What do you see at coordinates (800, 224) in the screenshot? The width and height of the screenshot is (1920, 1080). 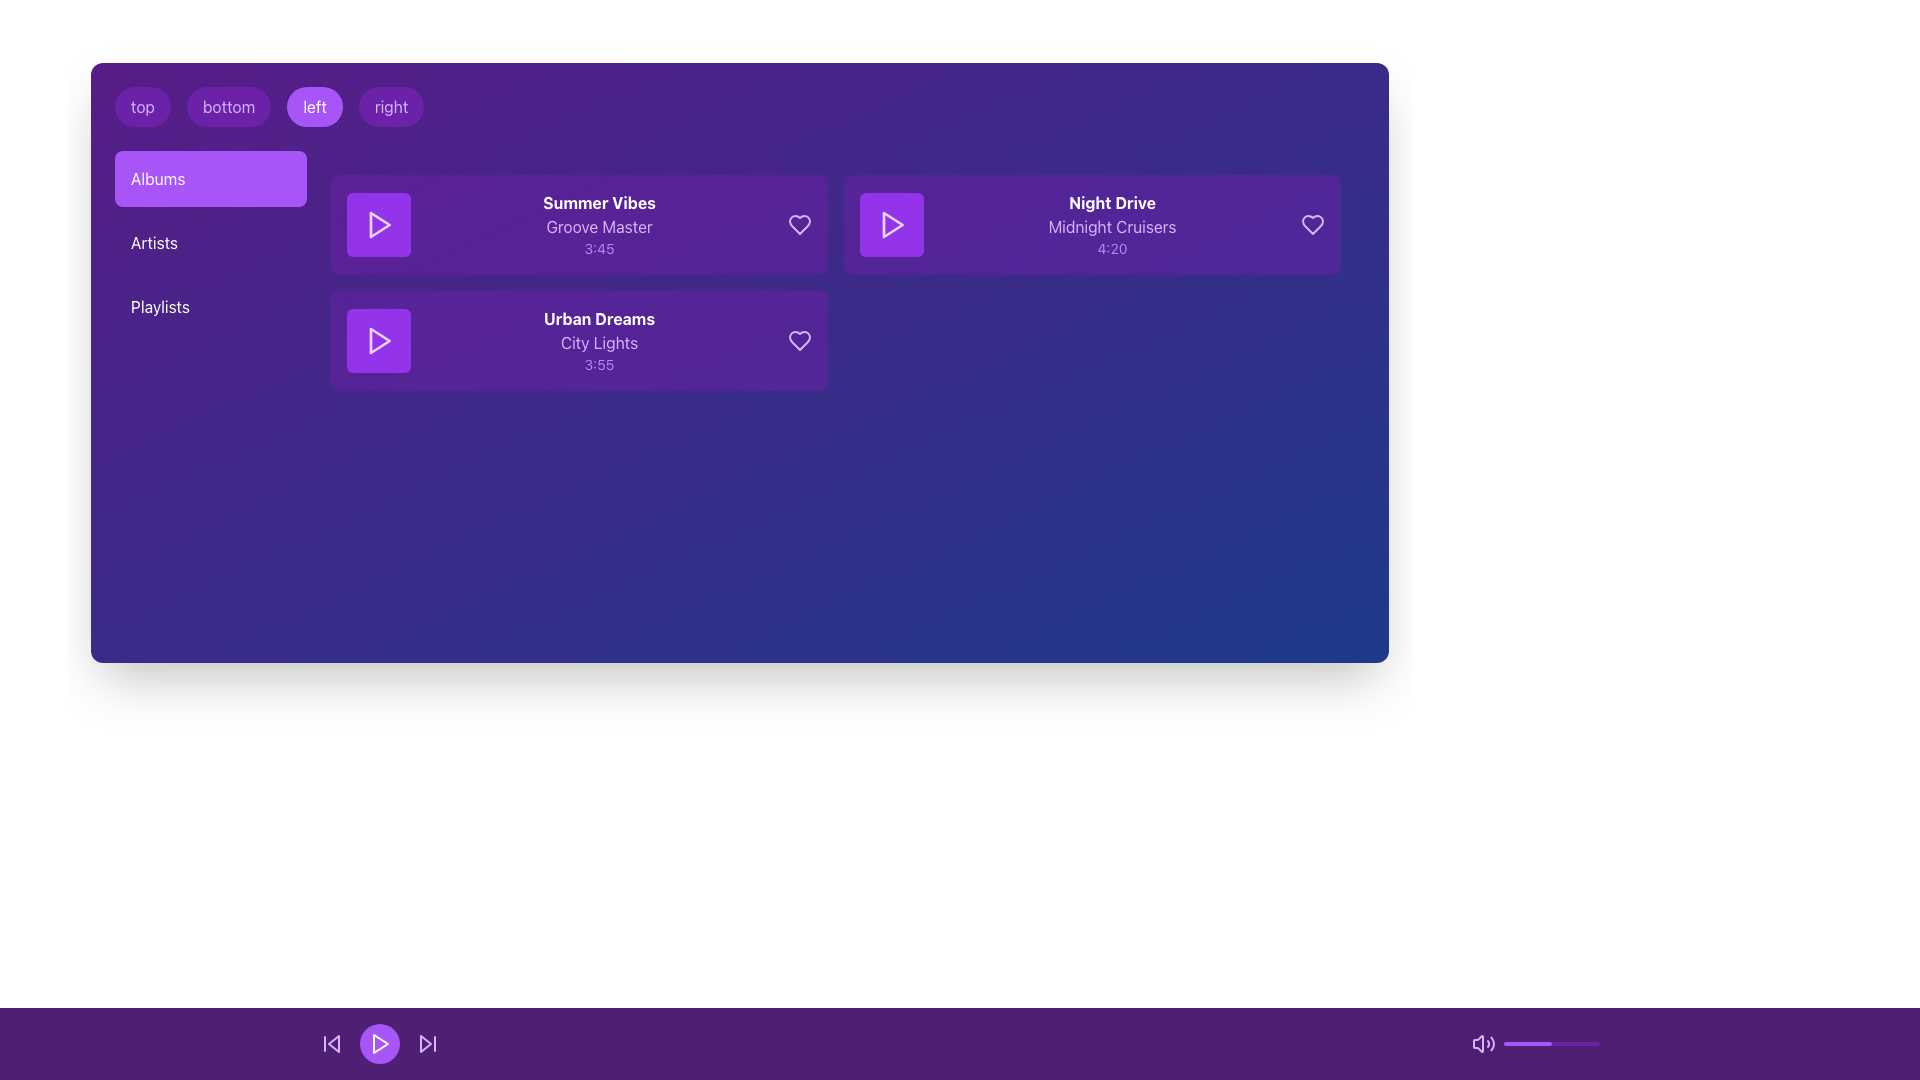 I see `the heart icon` at bounding box center [800, 224].